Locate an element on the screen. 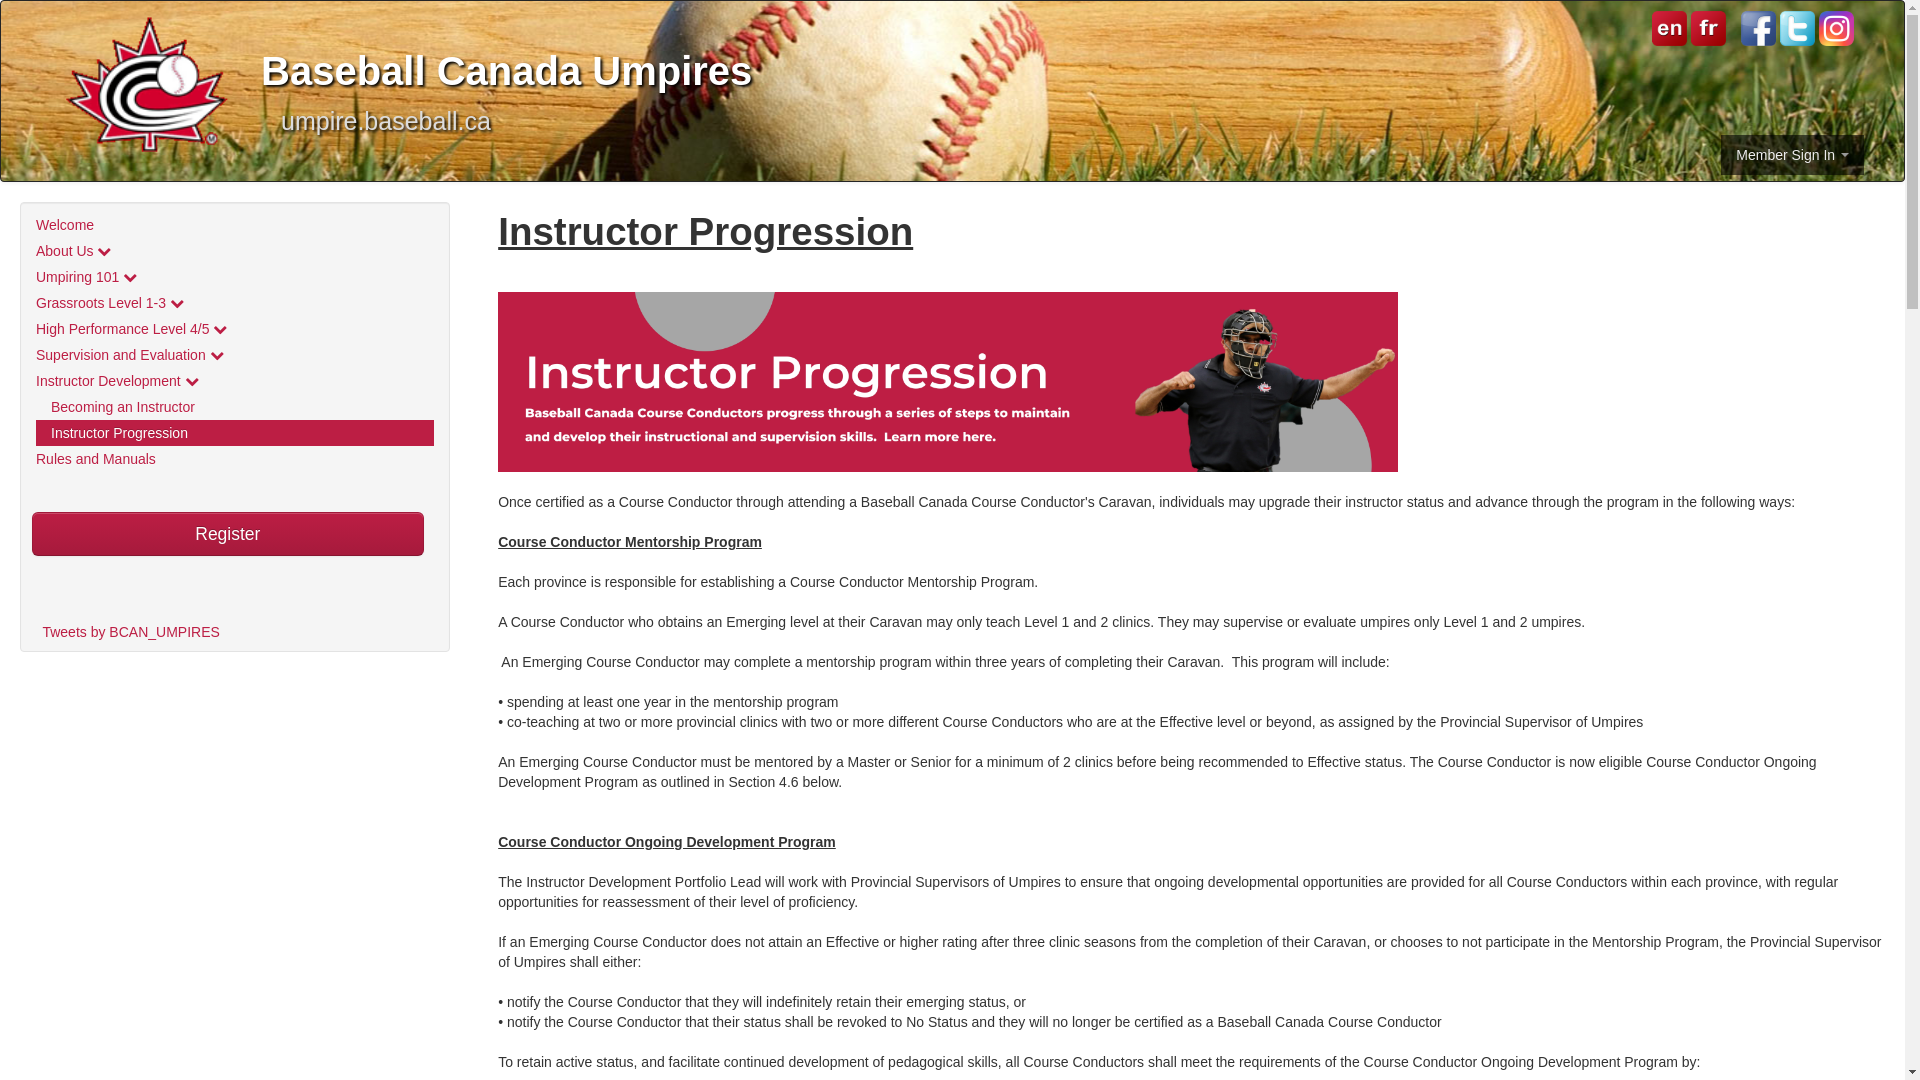  'English' is located at coordinates (1669, 27).